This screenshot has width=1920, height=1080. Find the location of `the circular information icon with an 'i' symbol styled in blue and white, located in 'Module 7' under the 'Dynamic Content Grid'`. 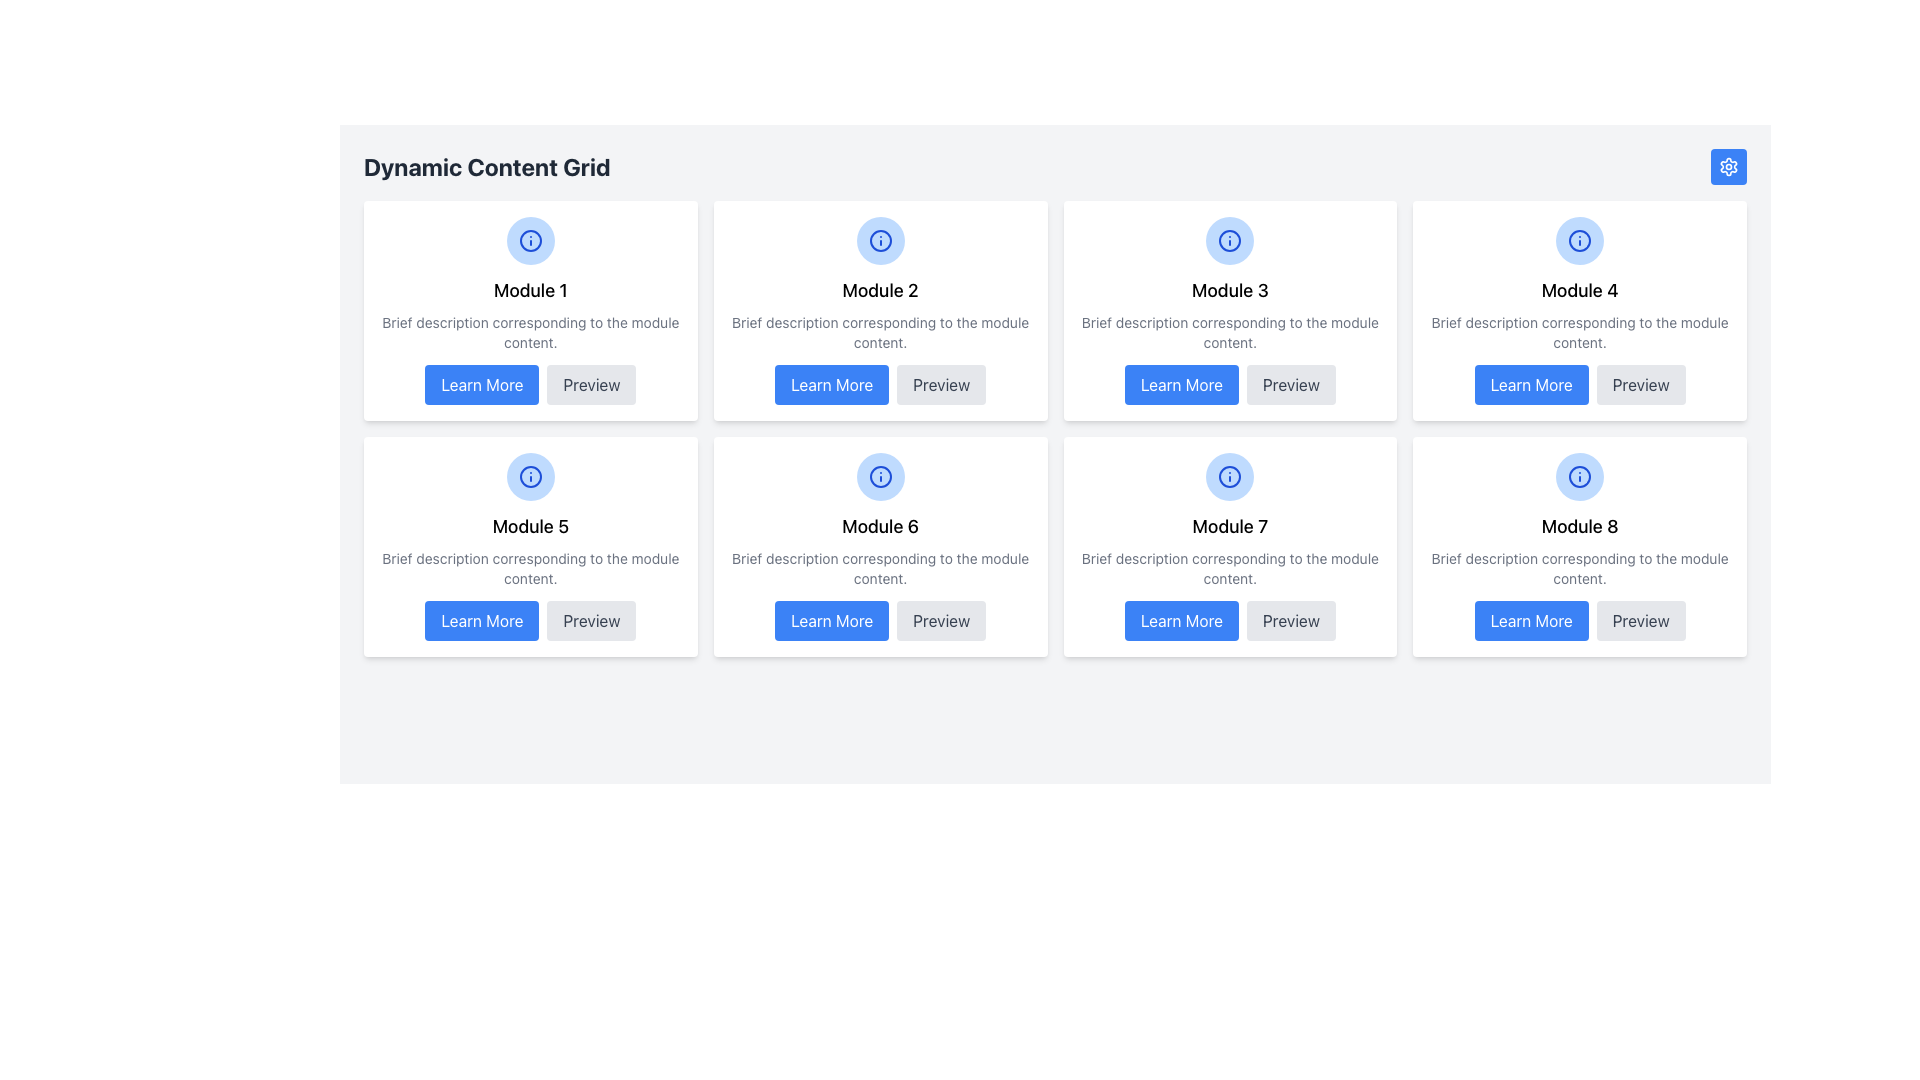

the circular information icon with an 'i' symbol styled in blue and white, located in 'Module 7' under the 'Dynamic Content Grid' is located at coordinates (1229, 477).